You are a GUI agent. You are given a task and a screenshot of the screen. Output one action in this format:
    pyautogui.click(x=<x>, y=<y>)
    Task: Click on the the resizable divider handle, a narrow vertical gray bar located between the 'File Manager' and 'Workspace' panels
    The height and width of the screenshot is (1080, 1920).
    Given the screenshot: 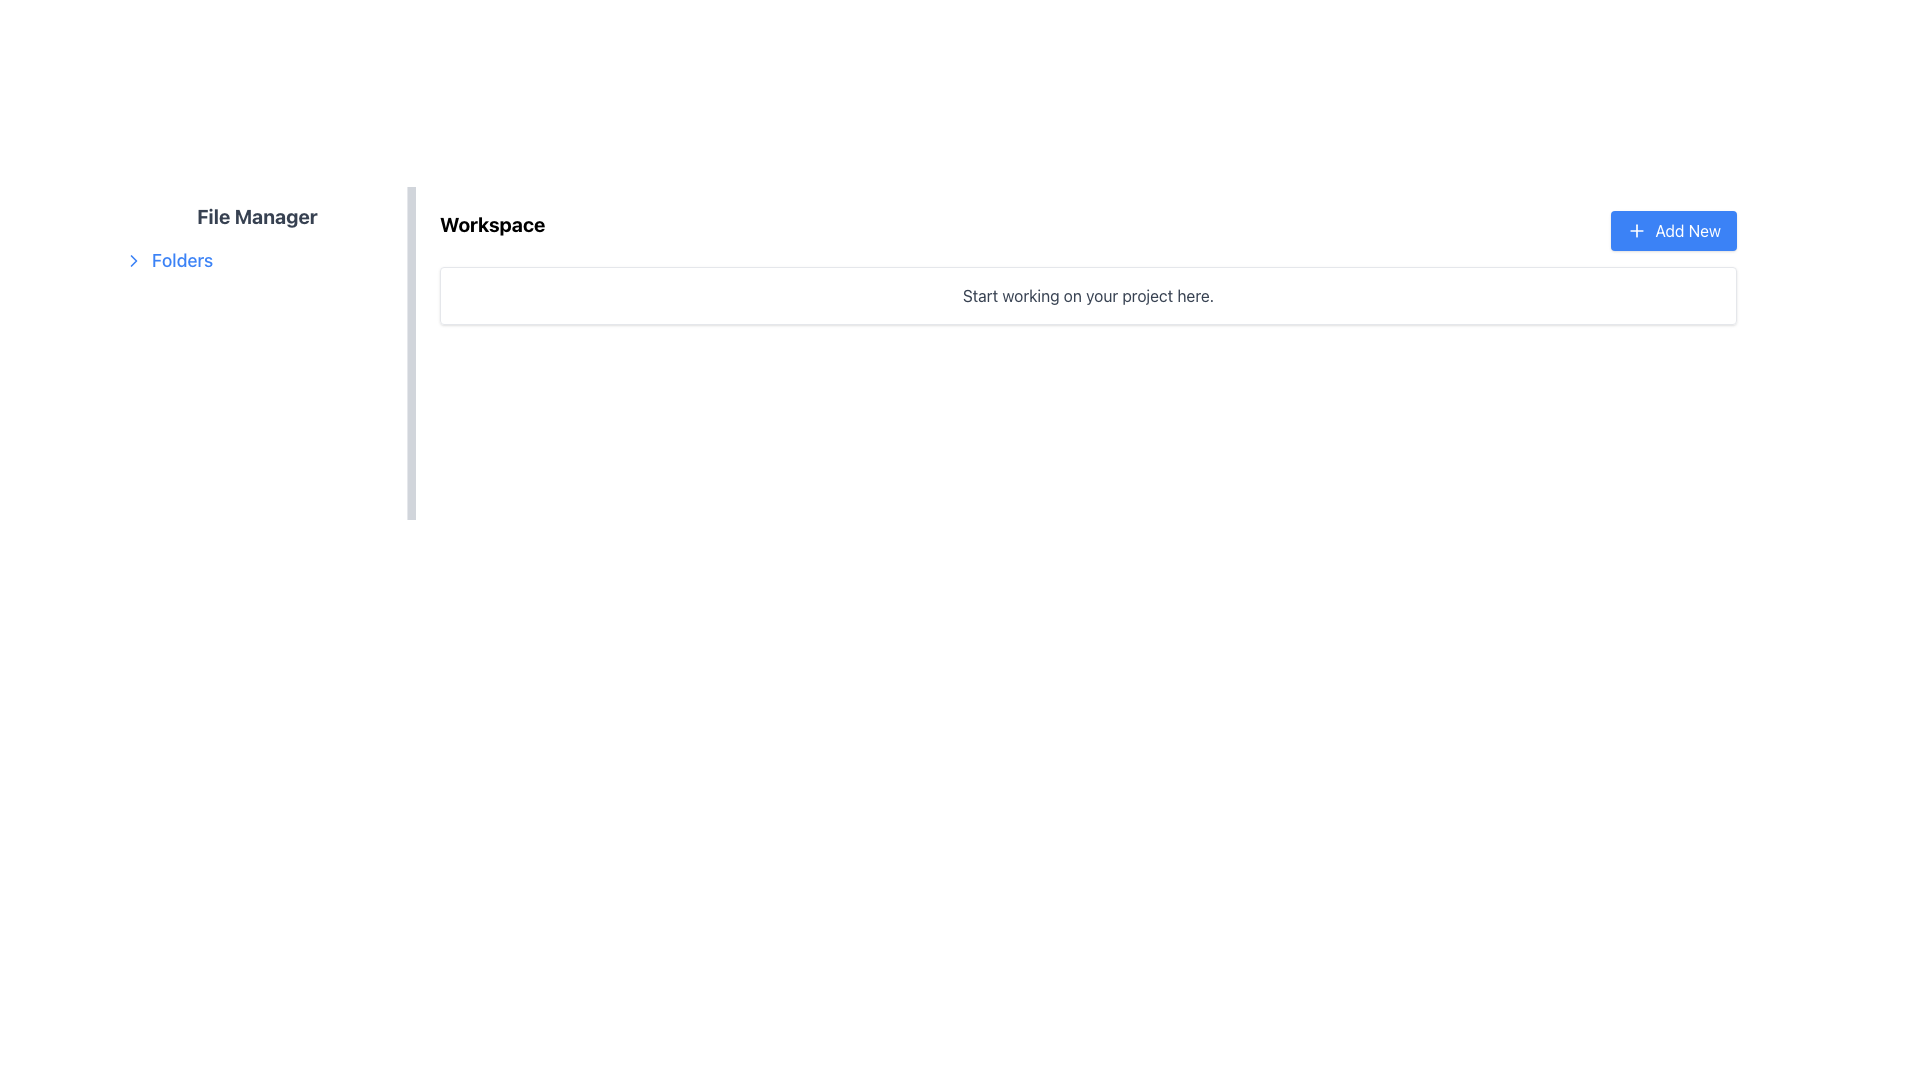 What is the action you would take?
    pyautogui.click(x=411, y=486)
    